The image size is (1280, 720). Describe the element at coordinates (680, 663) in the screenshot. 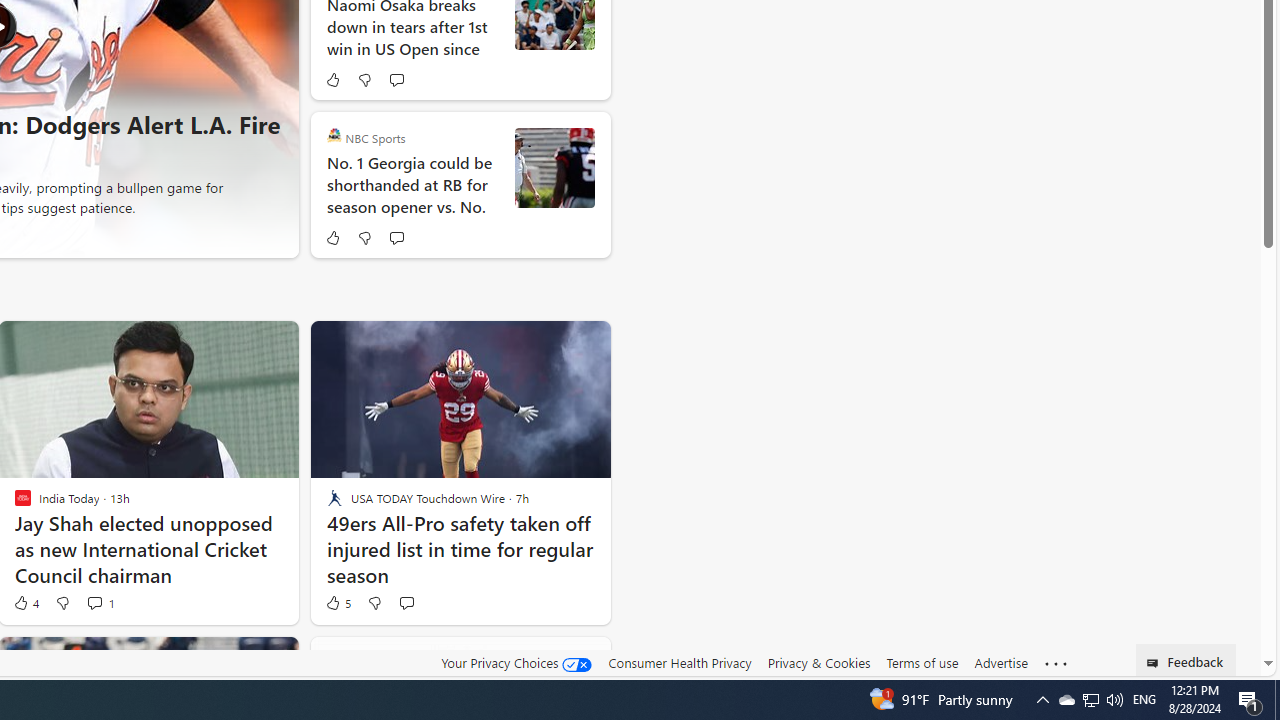

I see `'Consumer Health Privacy'` at that location.